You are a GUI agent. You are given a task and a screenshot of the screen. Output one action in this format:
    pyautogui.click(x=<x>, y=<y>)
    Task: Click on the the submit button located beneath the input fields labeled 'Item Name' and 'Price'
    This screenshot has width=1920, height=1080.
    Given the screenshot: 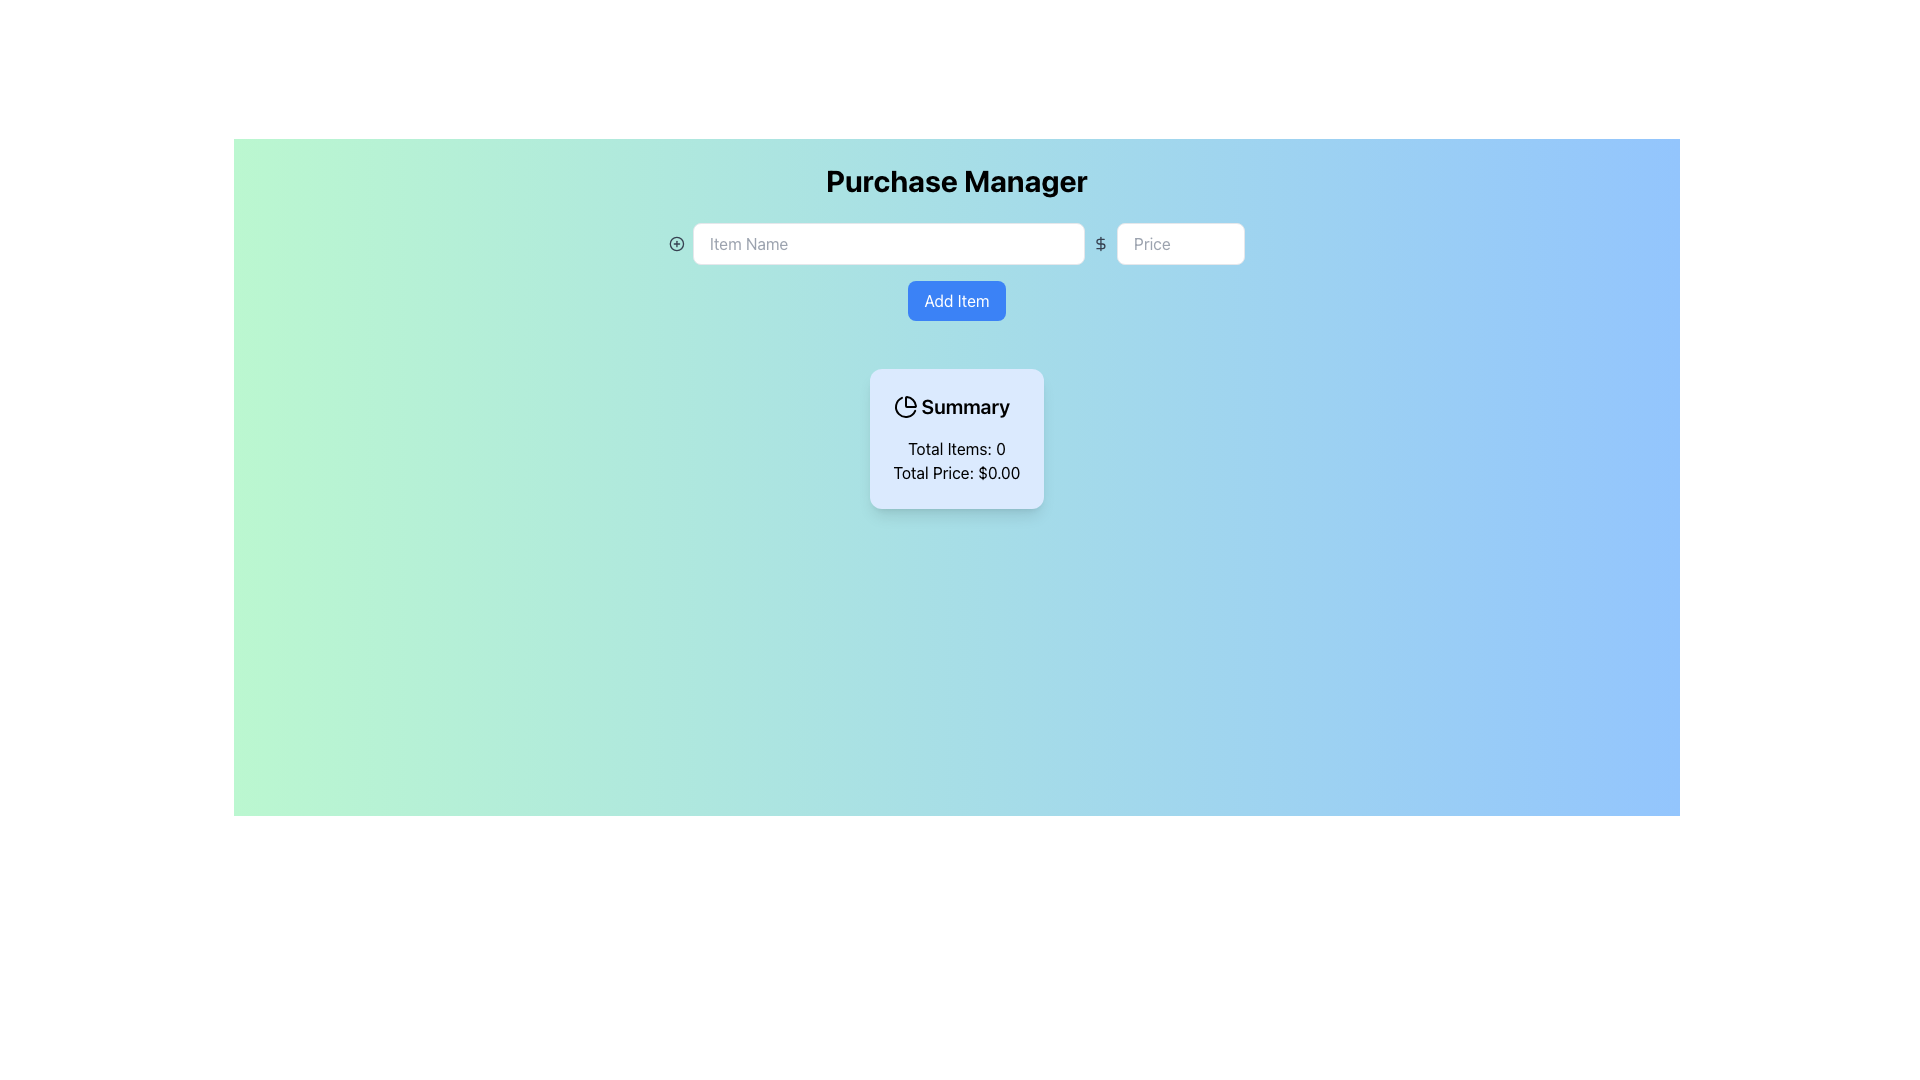 What is the action you would take?
    pyautogui.click(x=955, y=280)
    